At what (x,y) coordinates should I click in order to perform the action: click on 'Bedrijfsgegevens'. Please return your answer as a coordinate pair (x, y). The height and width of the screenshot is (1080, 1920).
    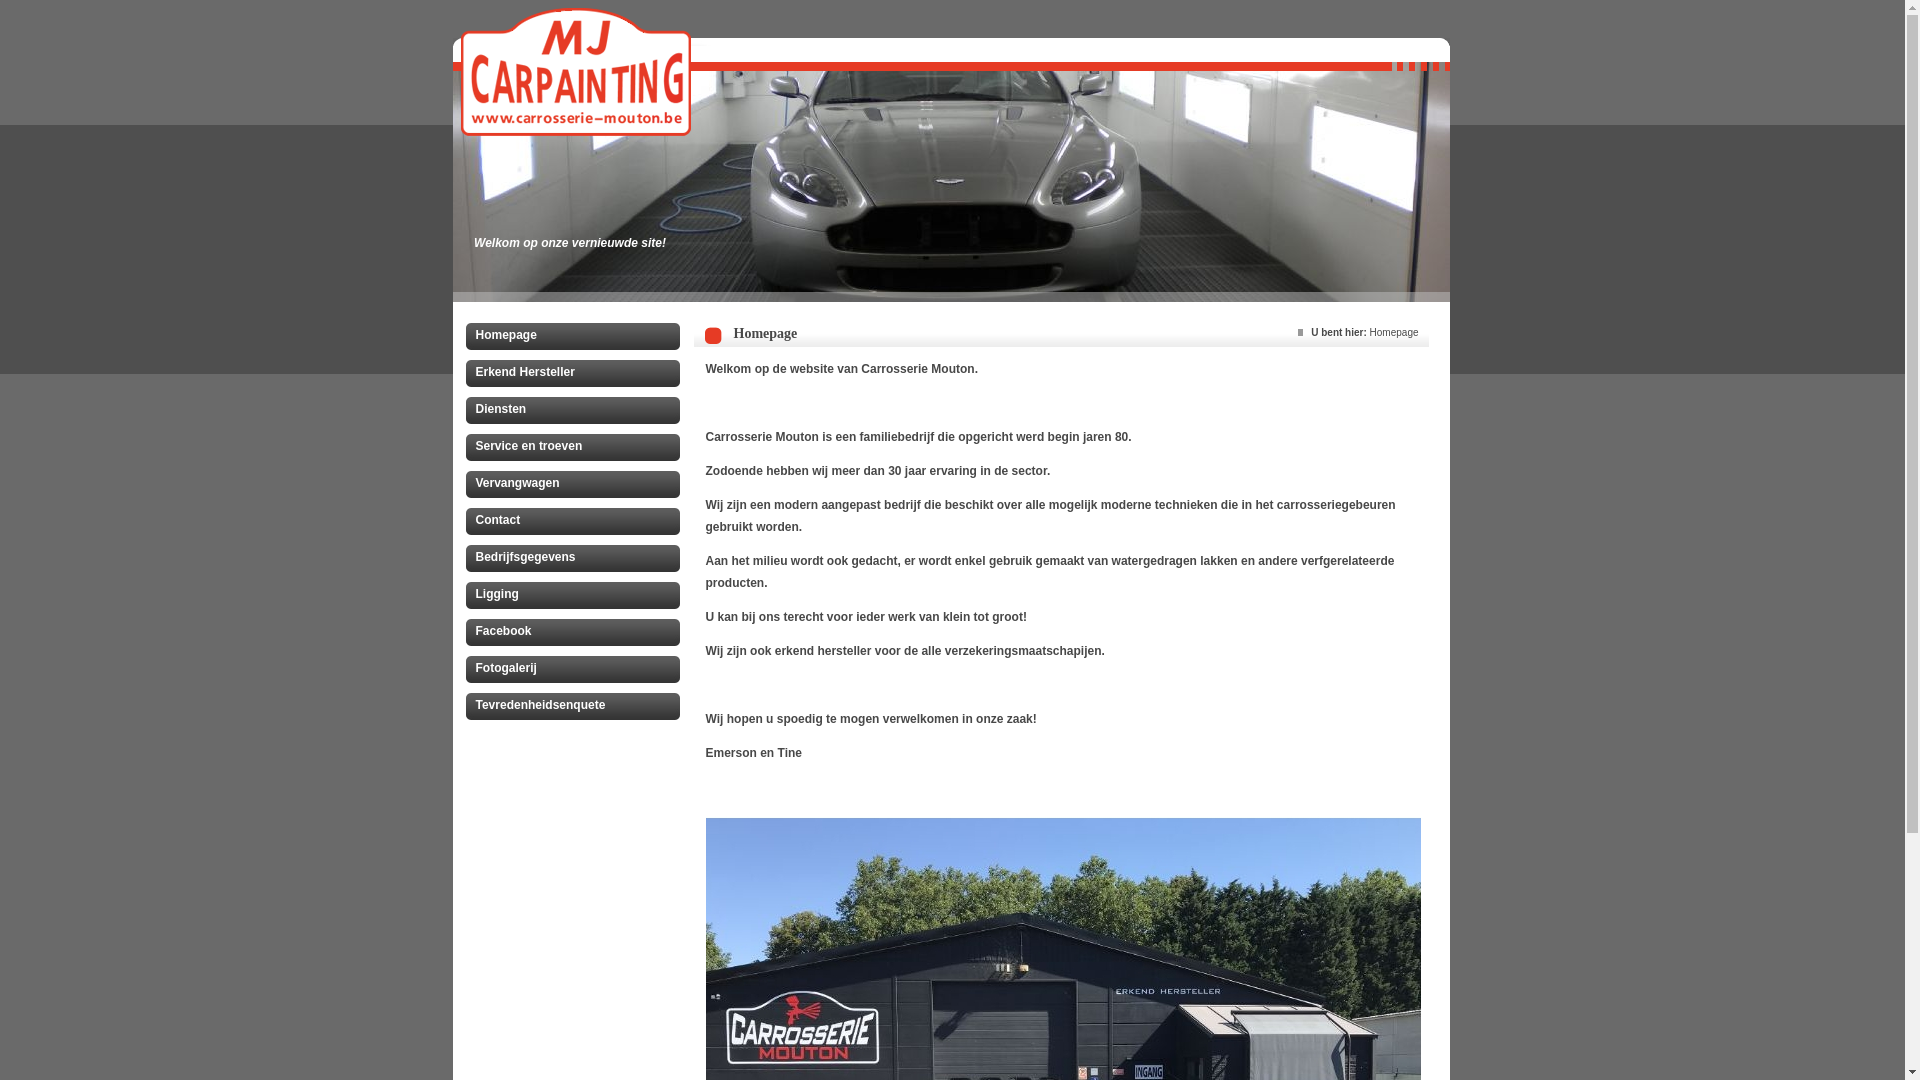
    Looking at the image, I should click on (464, 560).